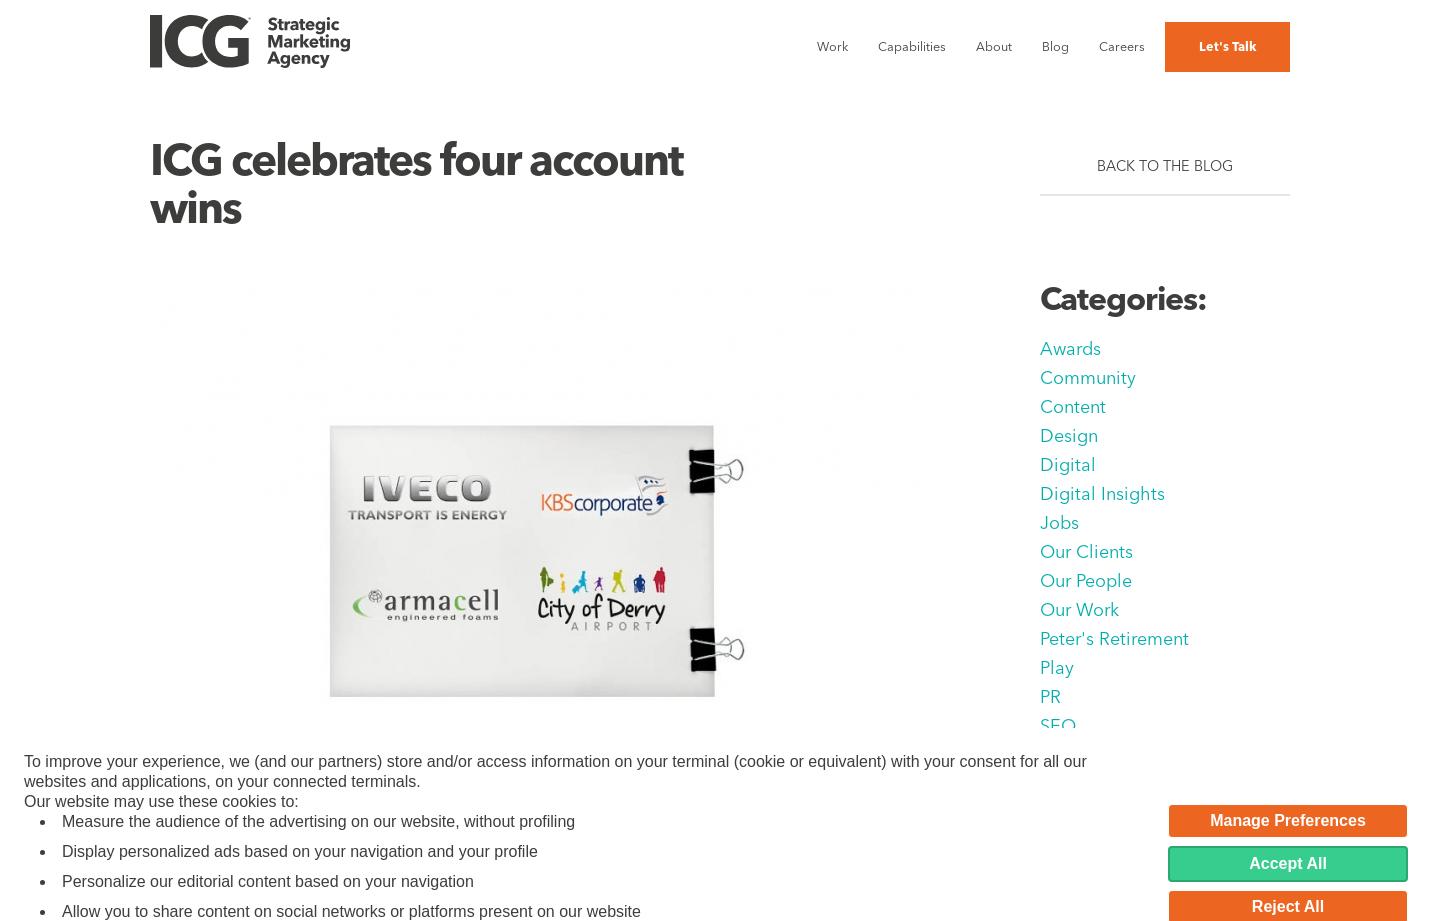  What do you see at coordinates (236, 896) in the screenshot?
I see `'26 May 2011'` at bounding box center [236, 896].